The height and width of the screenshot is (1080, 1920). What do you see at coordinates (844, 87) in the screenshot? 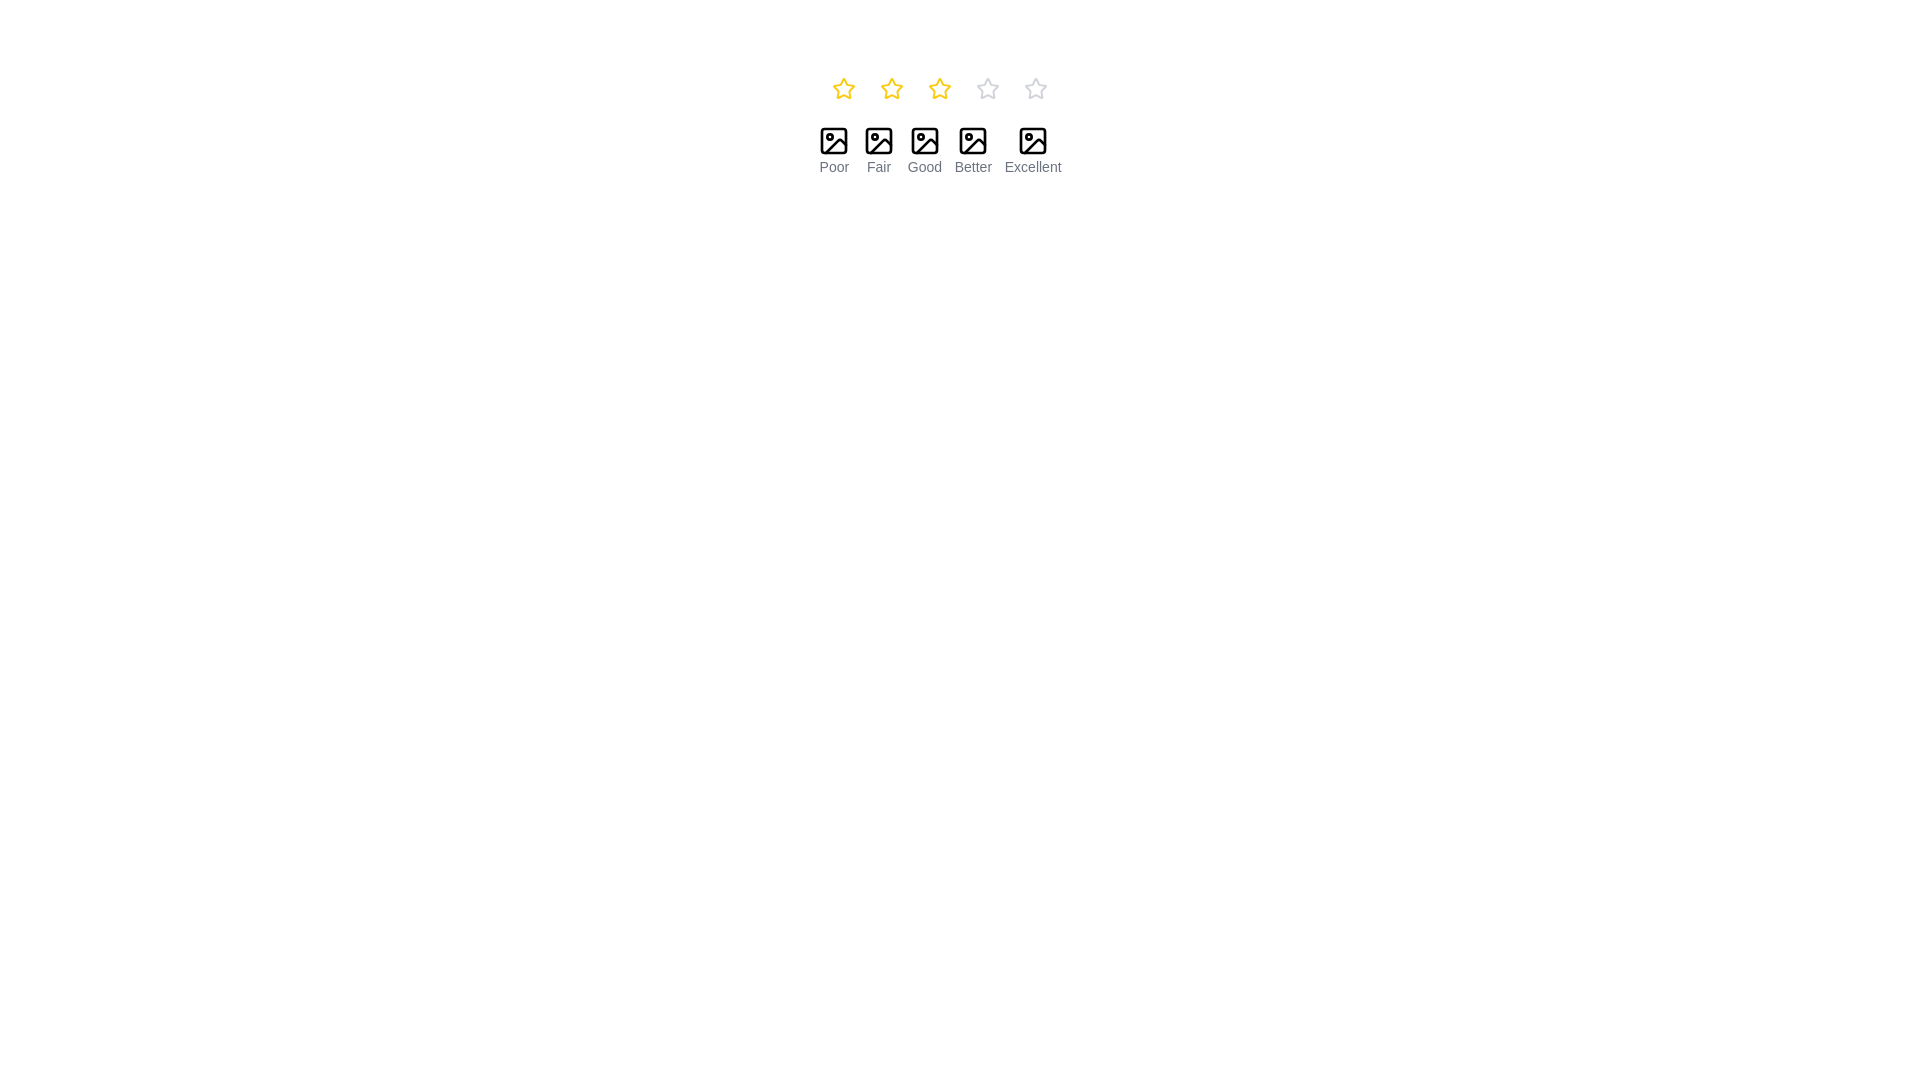
I see `the second star icon in the five-star rating system` at bounding box center [844, 87].